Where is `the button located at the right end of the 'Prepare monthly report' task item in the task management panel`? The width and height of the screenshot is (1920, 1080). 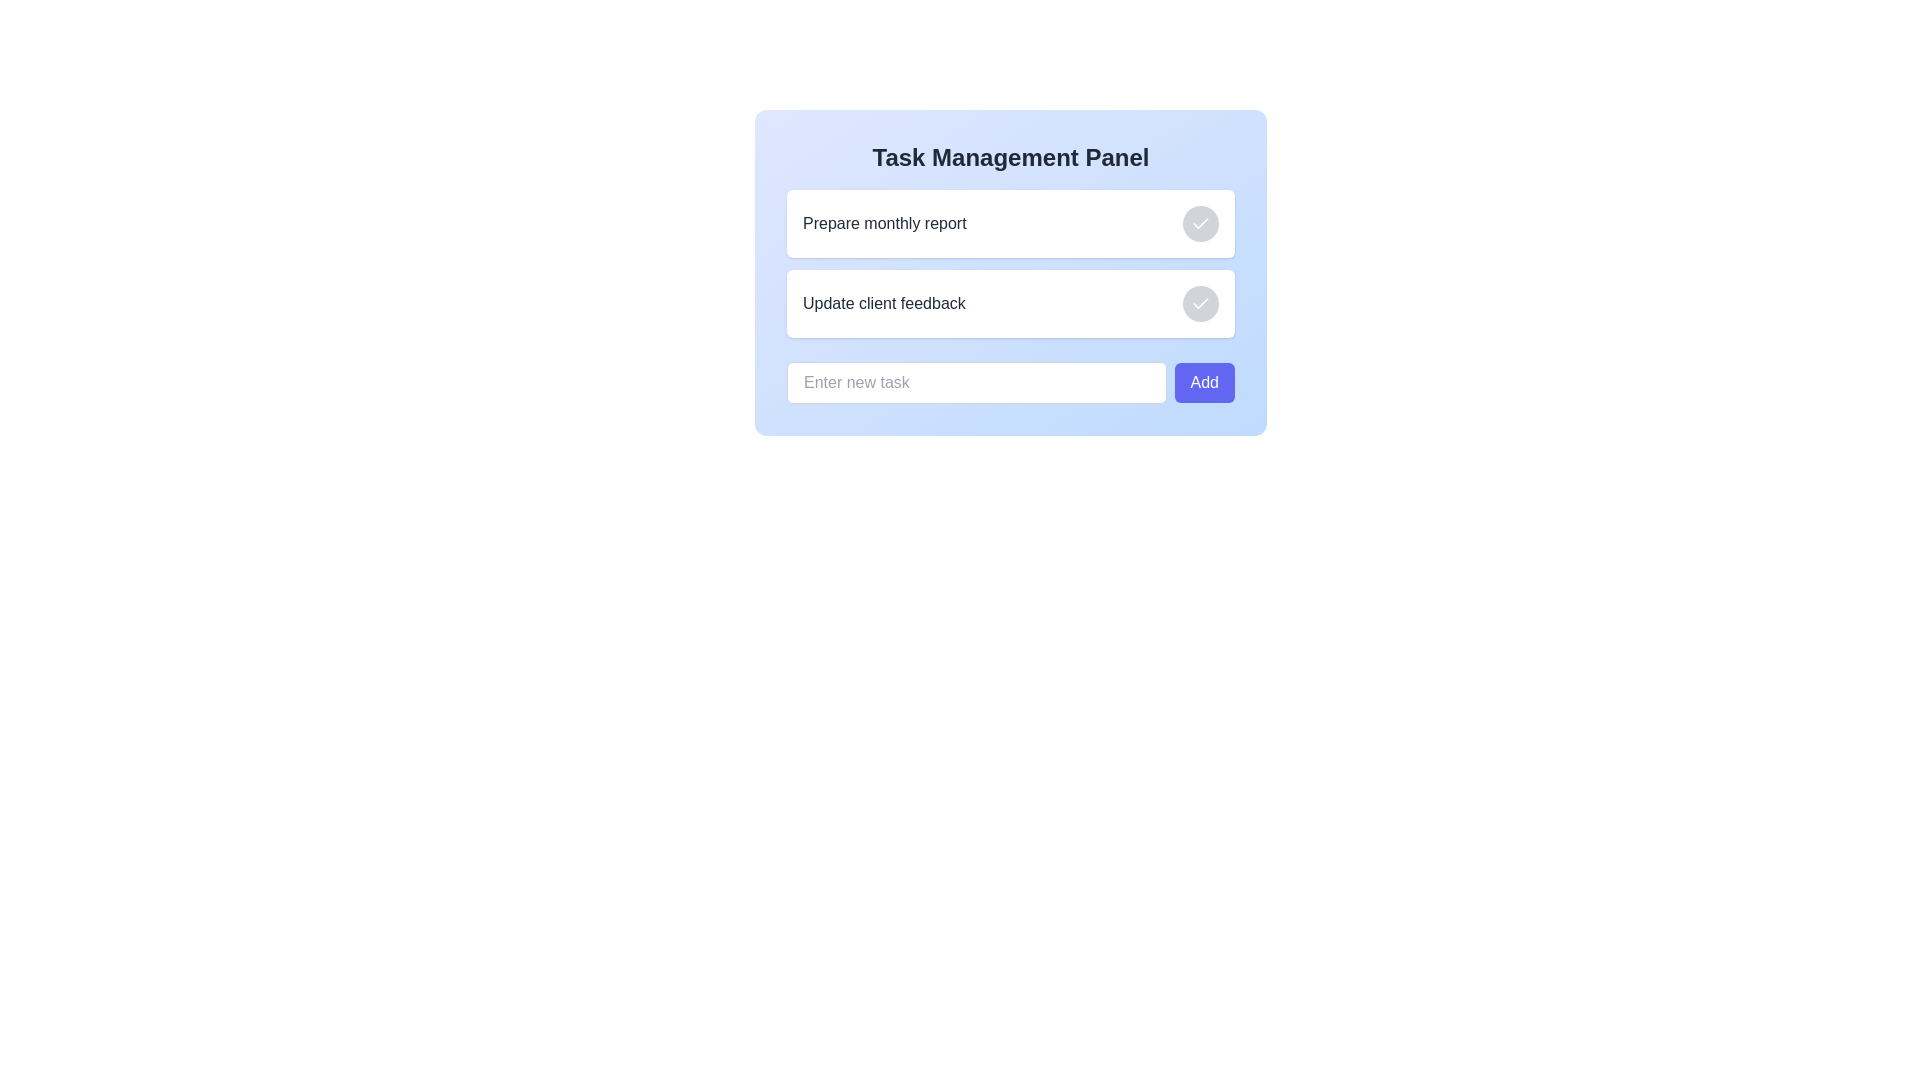 the button located at the right end of the 'Prepare monthly report' task item in the task management panel is located at coordinates (1200, 223).